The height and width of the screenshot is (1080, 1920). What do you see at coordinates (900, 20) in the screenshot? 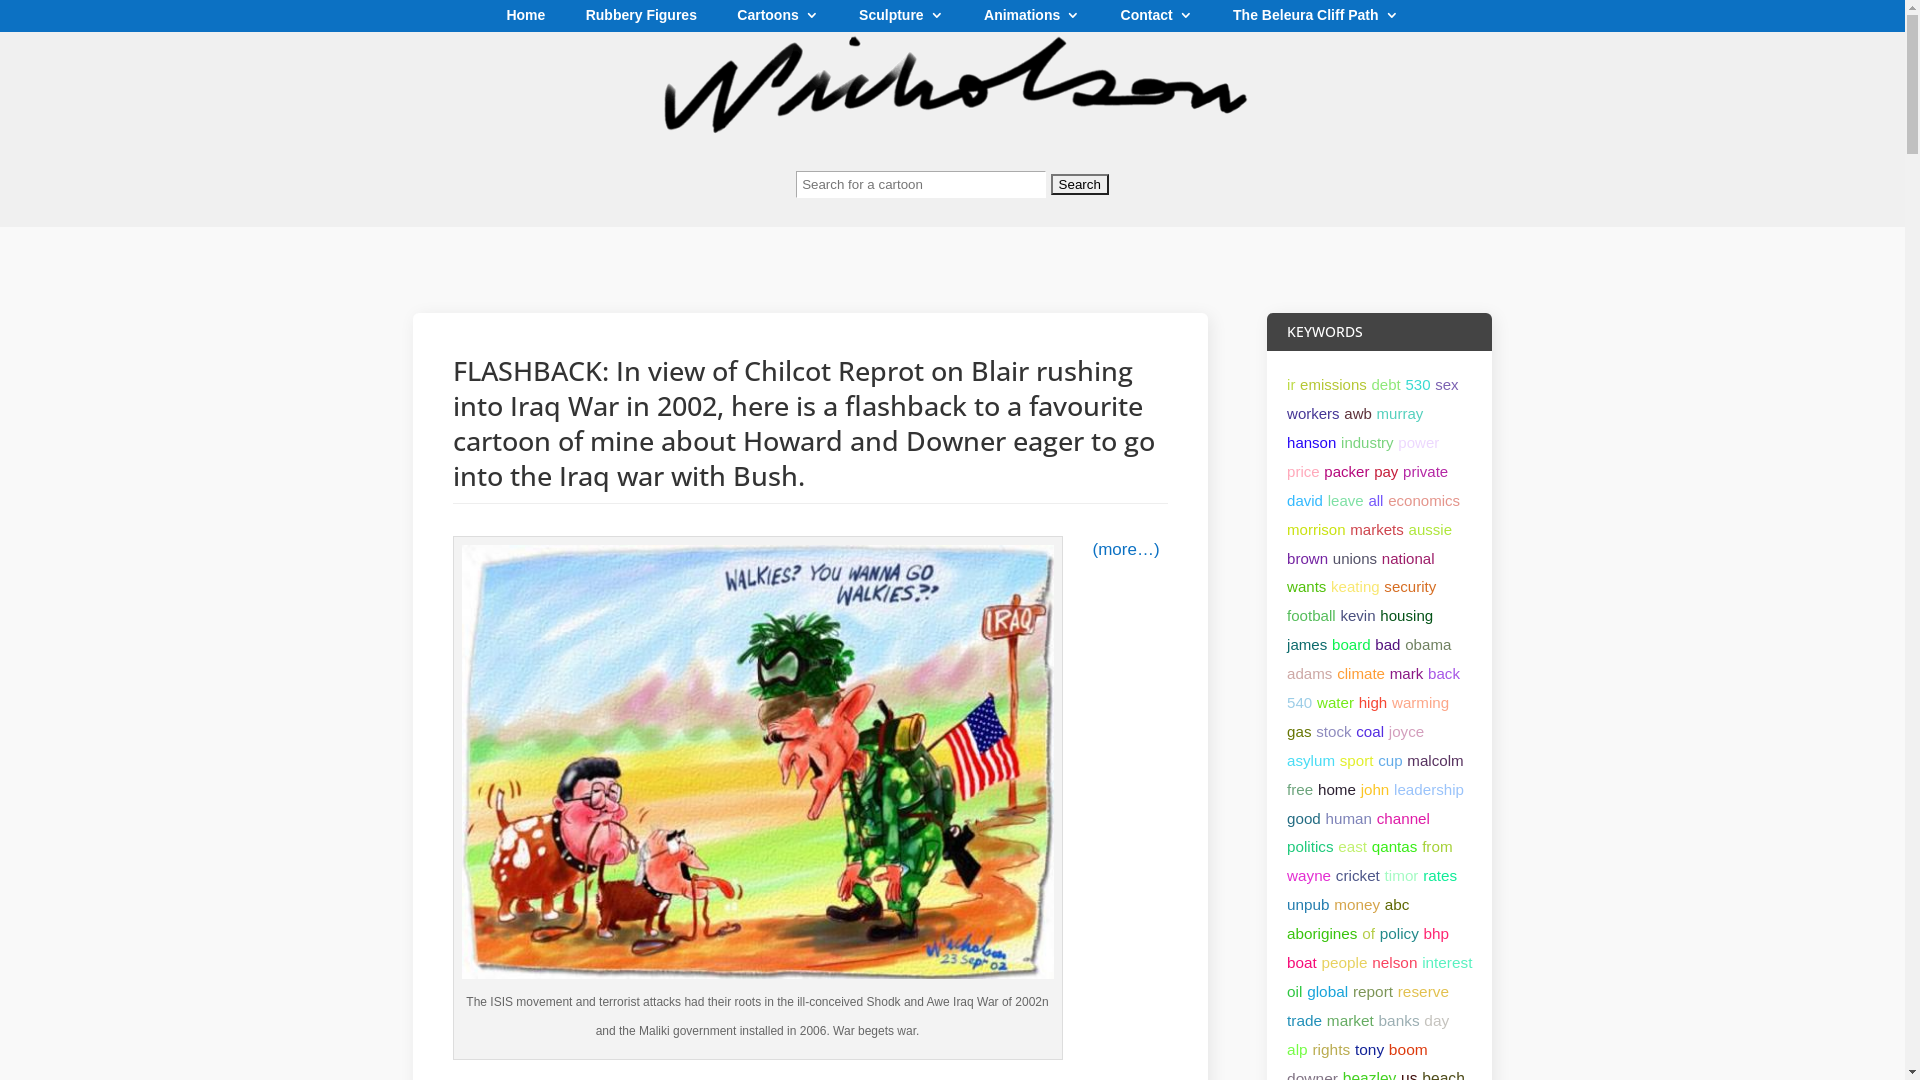
I see `'Sculpture'` at bounding box center [900, 20].